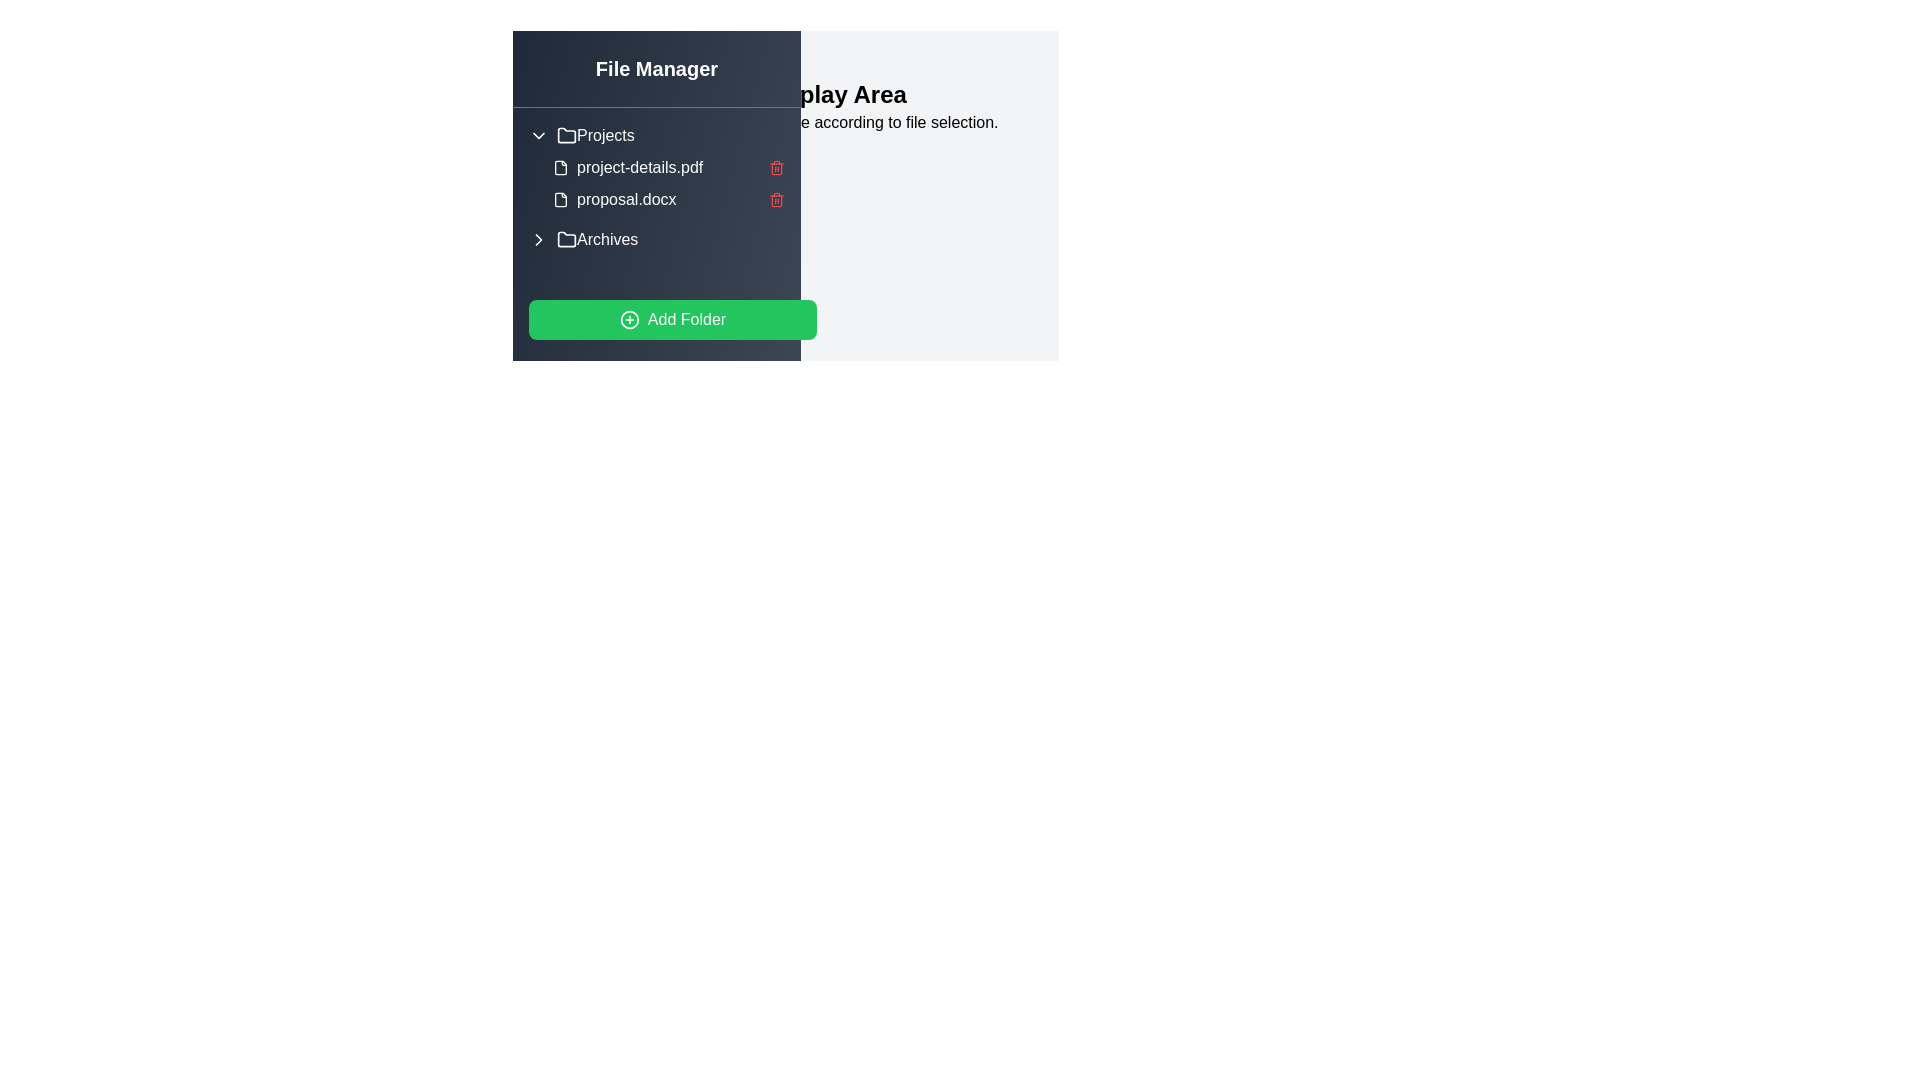 This screenshot has width=1920, height=1080. I want to click on the document icon part of the 'proposal.docx' under the 'Projects' section in the file manager by clicking on its rectangular outline, so click(560, 200).